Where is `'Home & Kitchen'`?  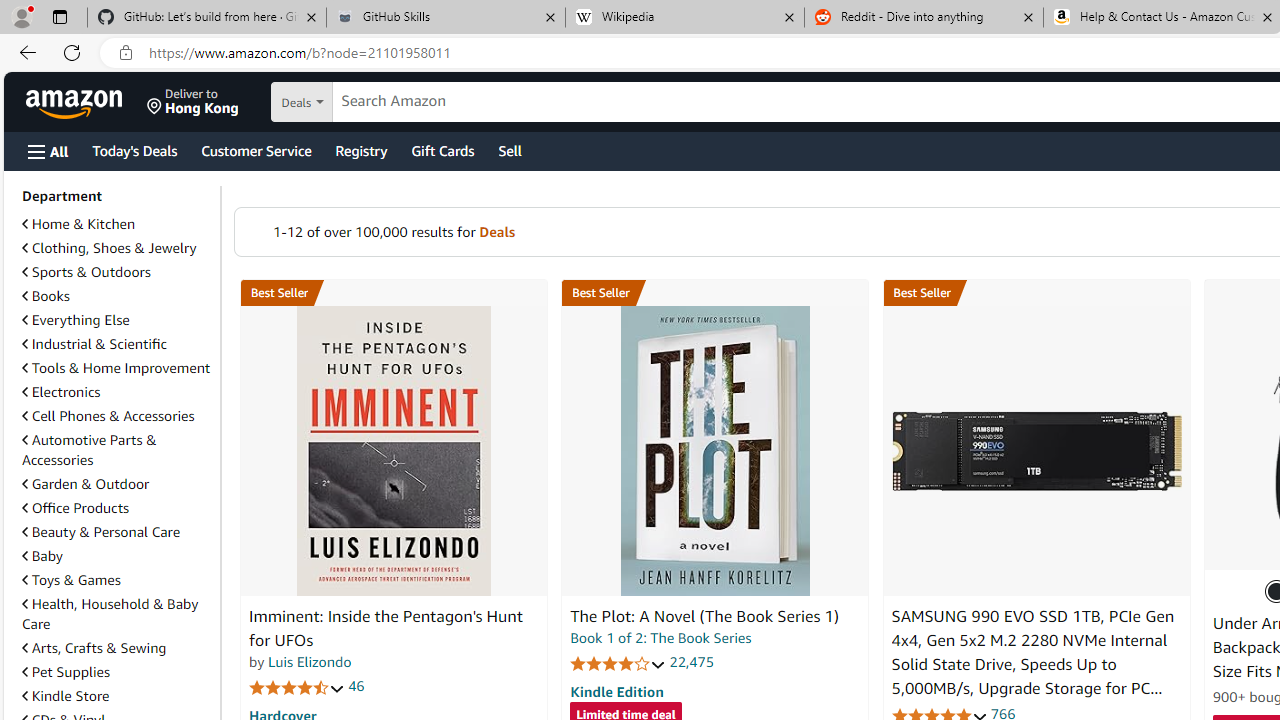 'Home & Kitchen' is located at coordinates (116, 223).